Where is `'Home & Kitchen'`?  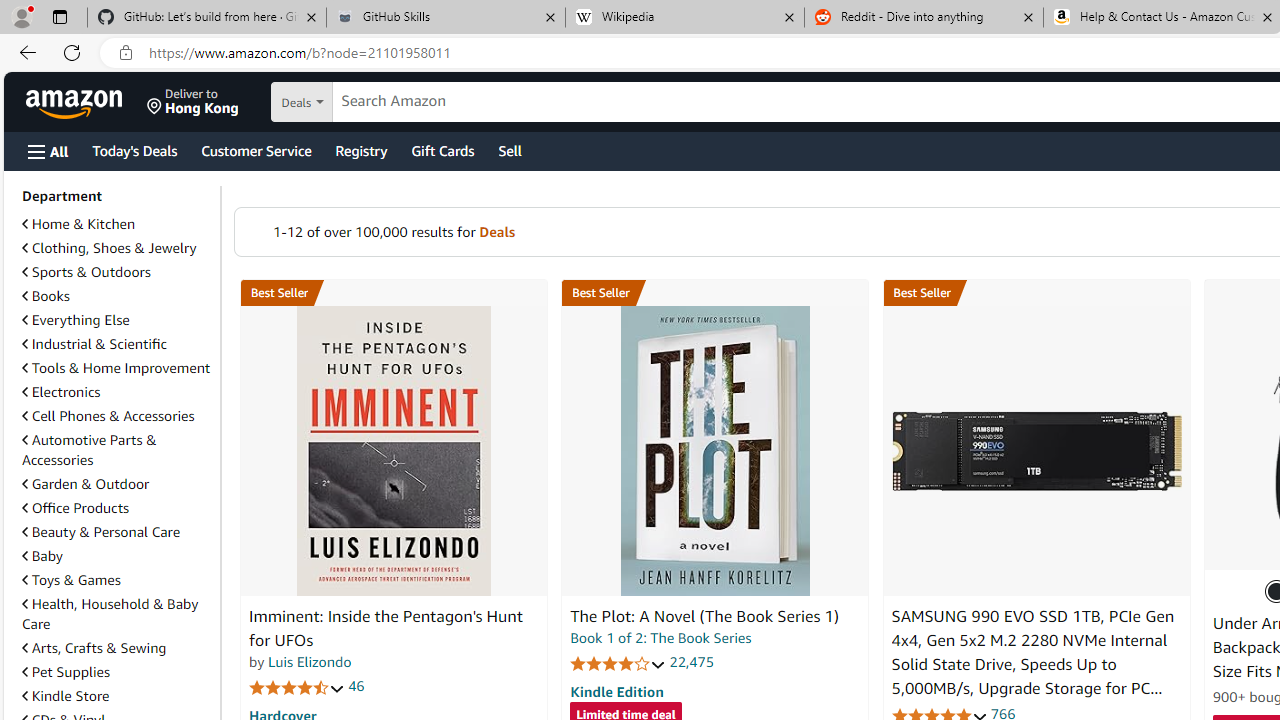 'Home & Kitchen' is located at coordinates (116, 223).